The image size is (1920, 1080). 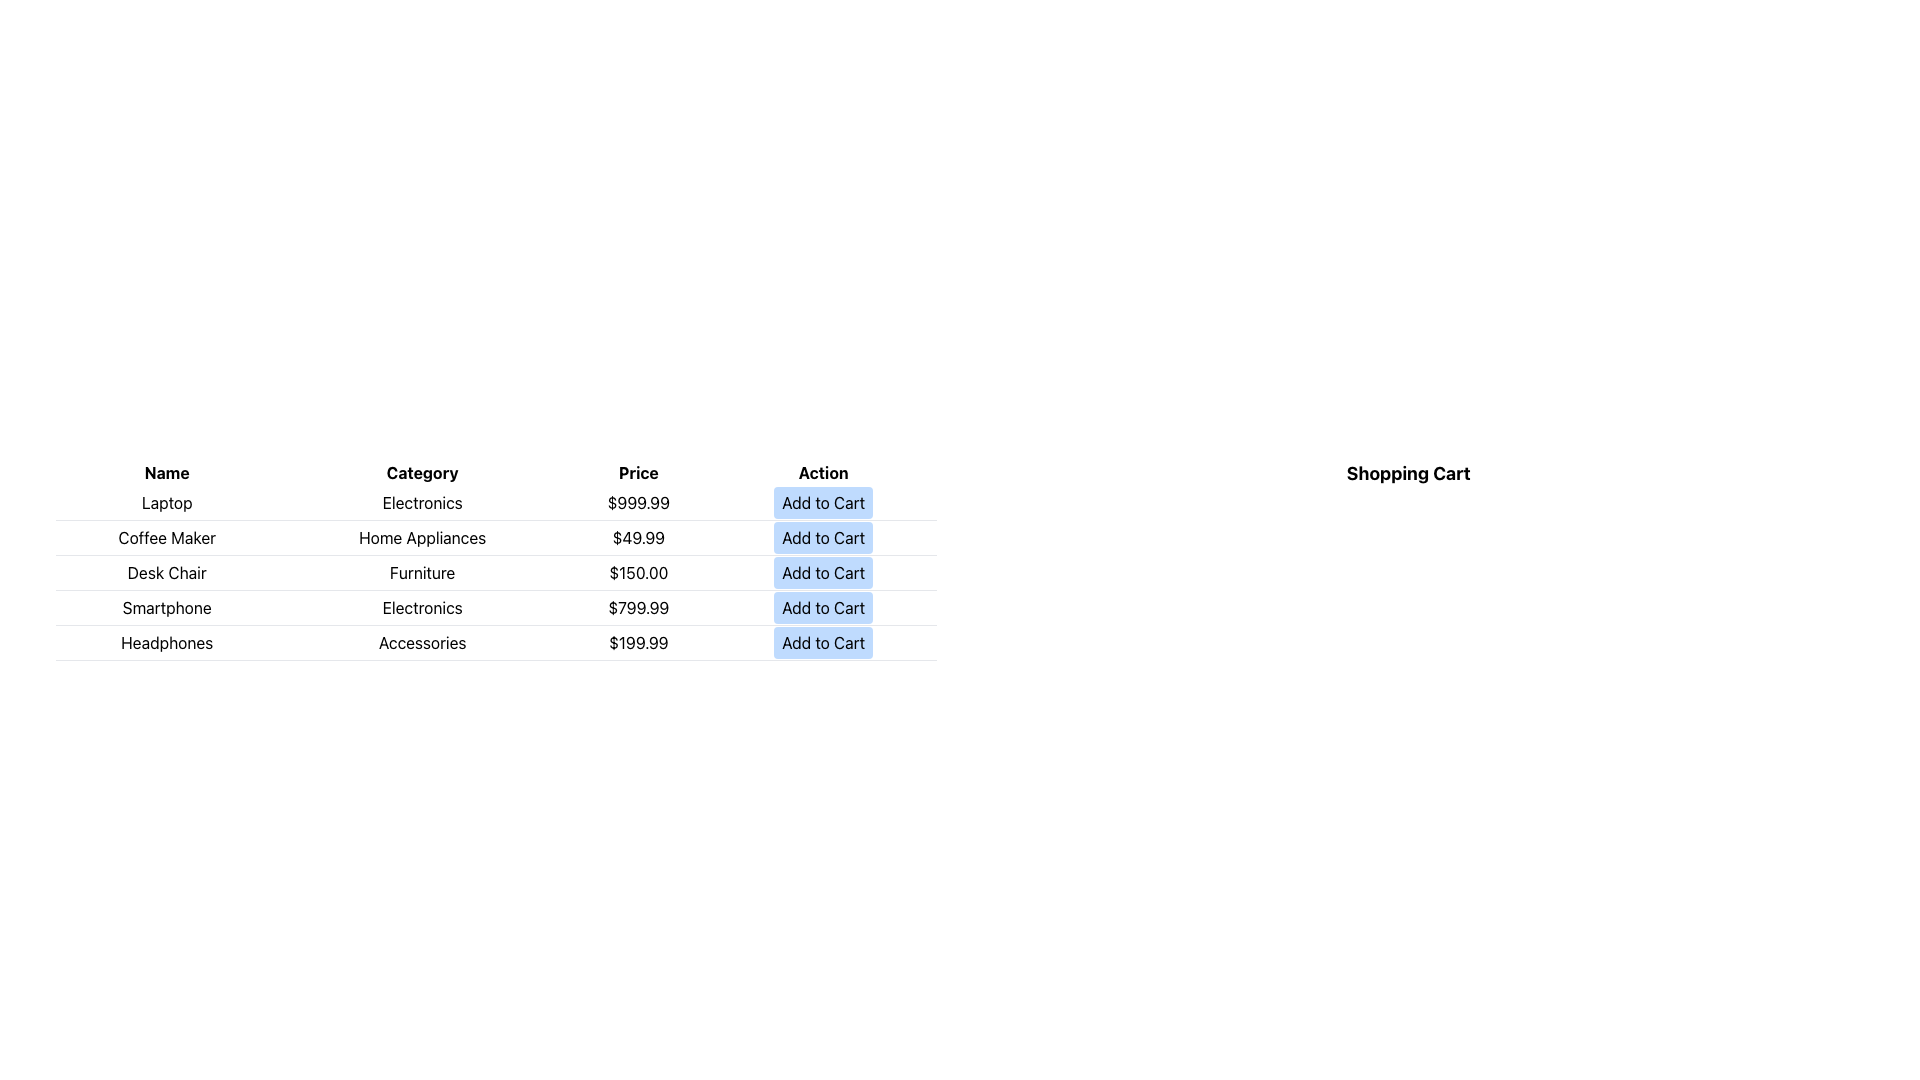 I want to click on the 'Add to Cart' button, which is a rectangular button with a light blue background and rounded corners, located in the action column of the 'Smartphone' row, so click(x=823, y=607).